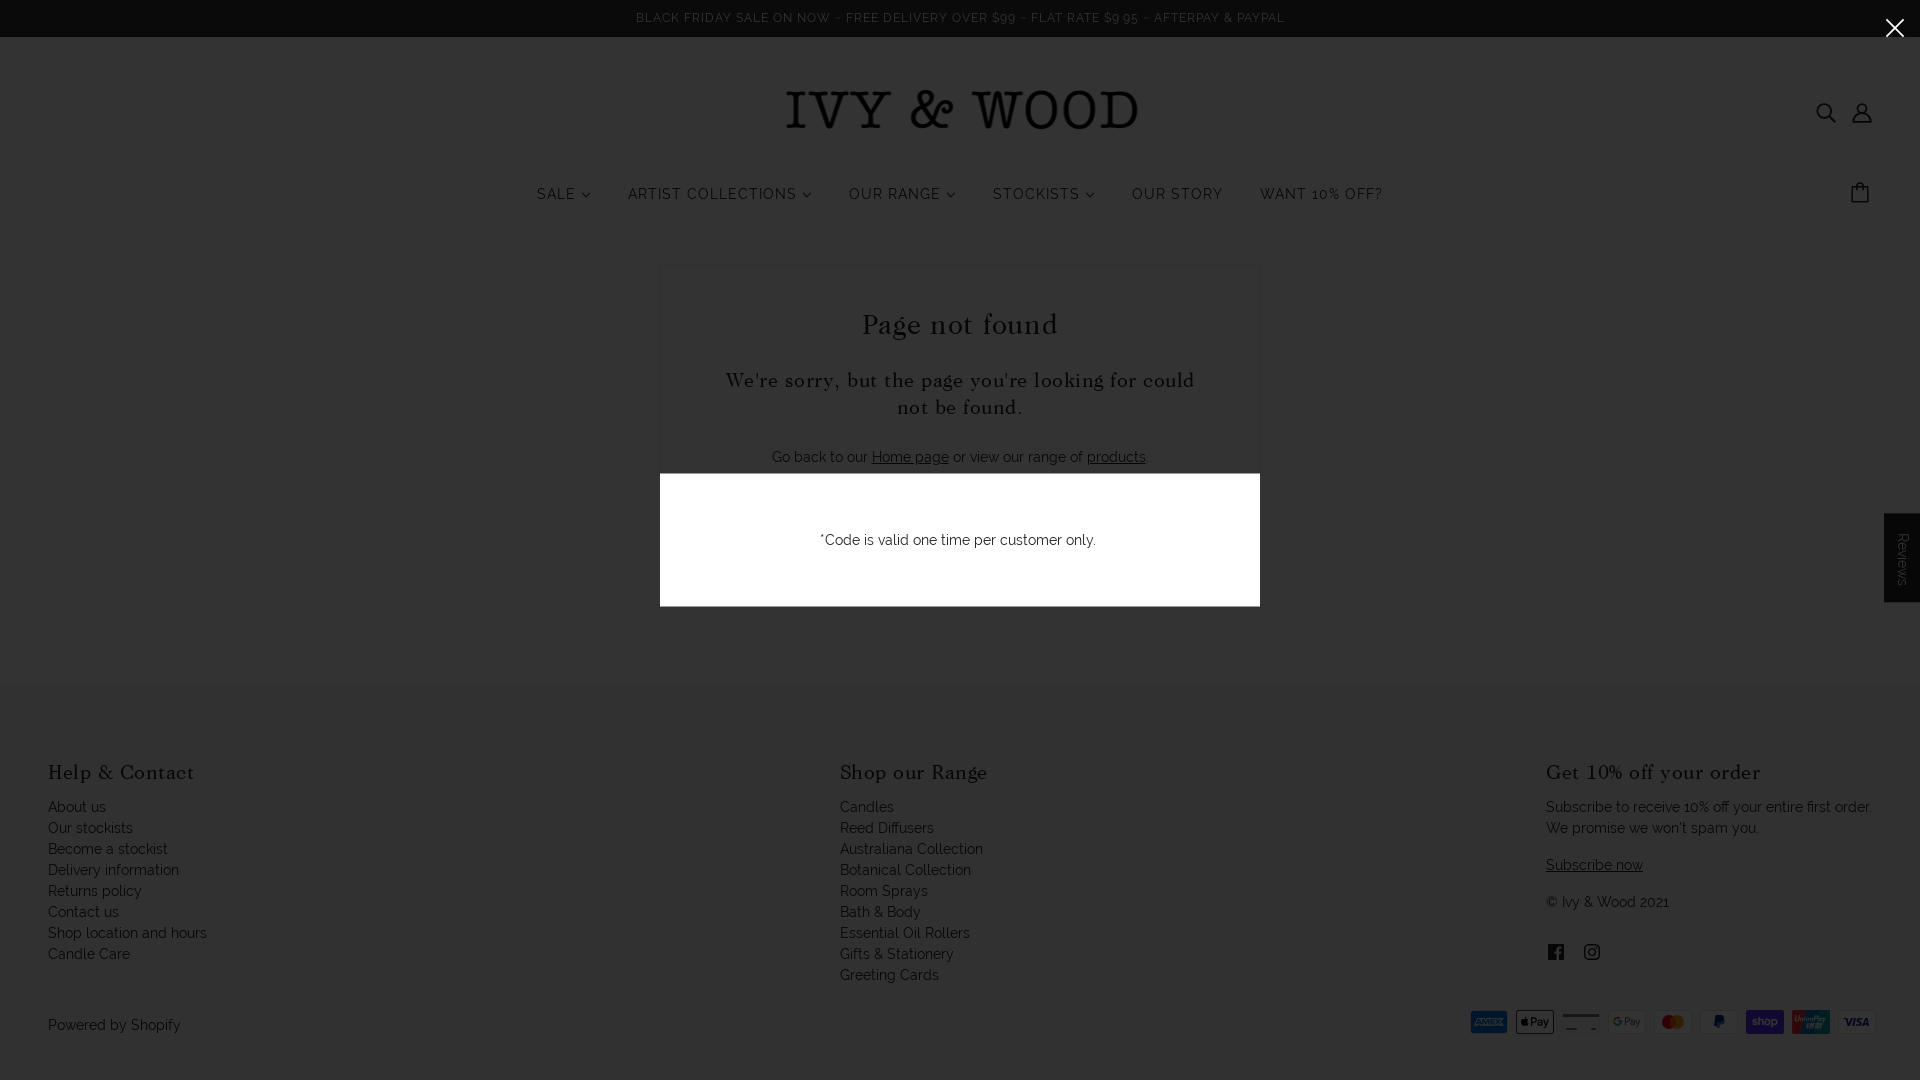  Describe the element at coordinates (960, 111) in the screenshot. I see `'Ivy & Wood'` at that location.